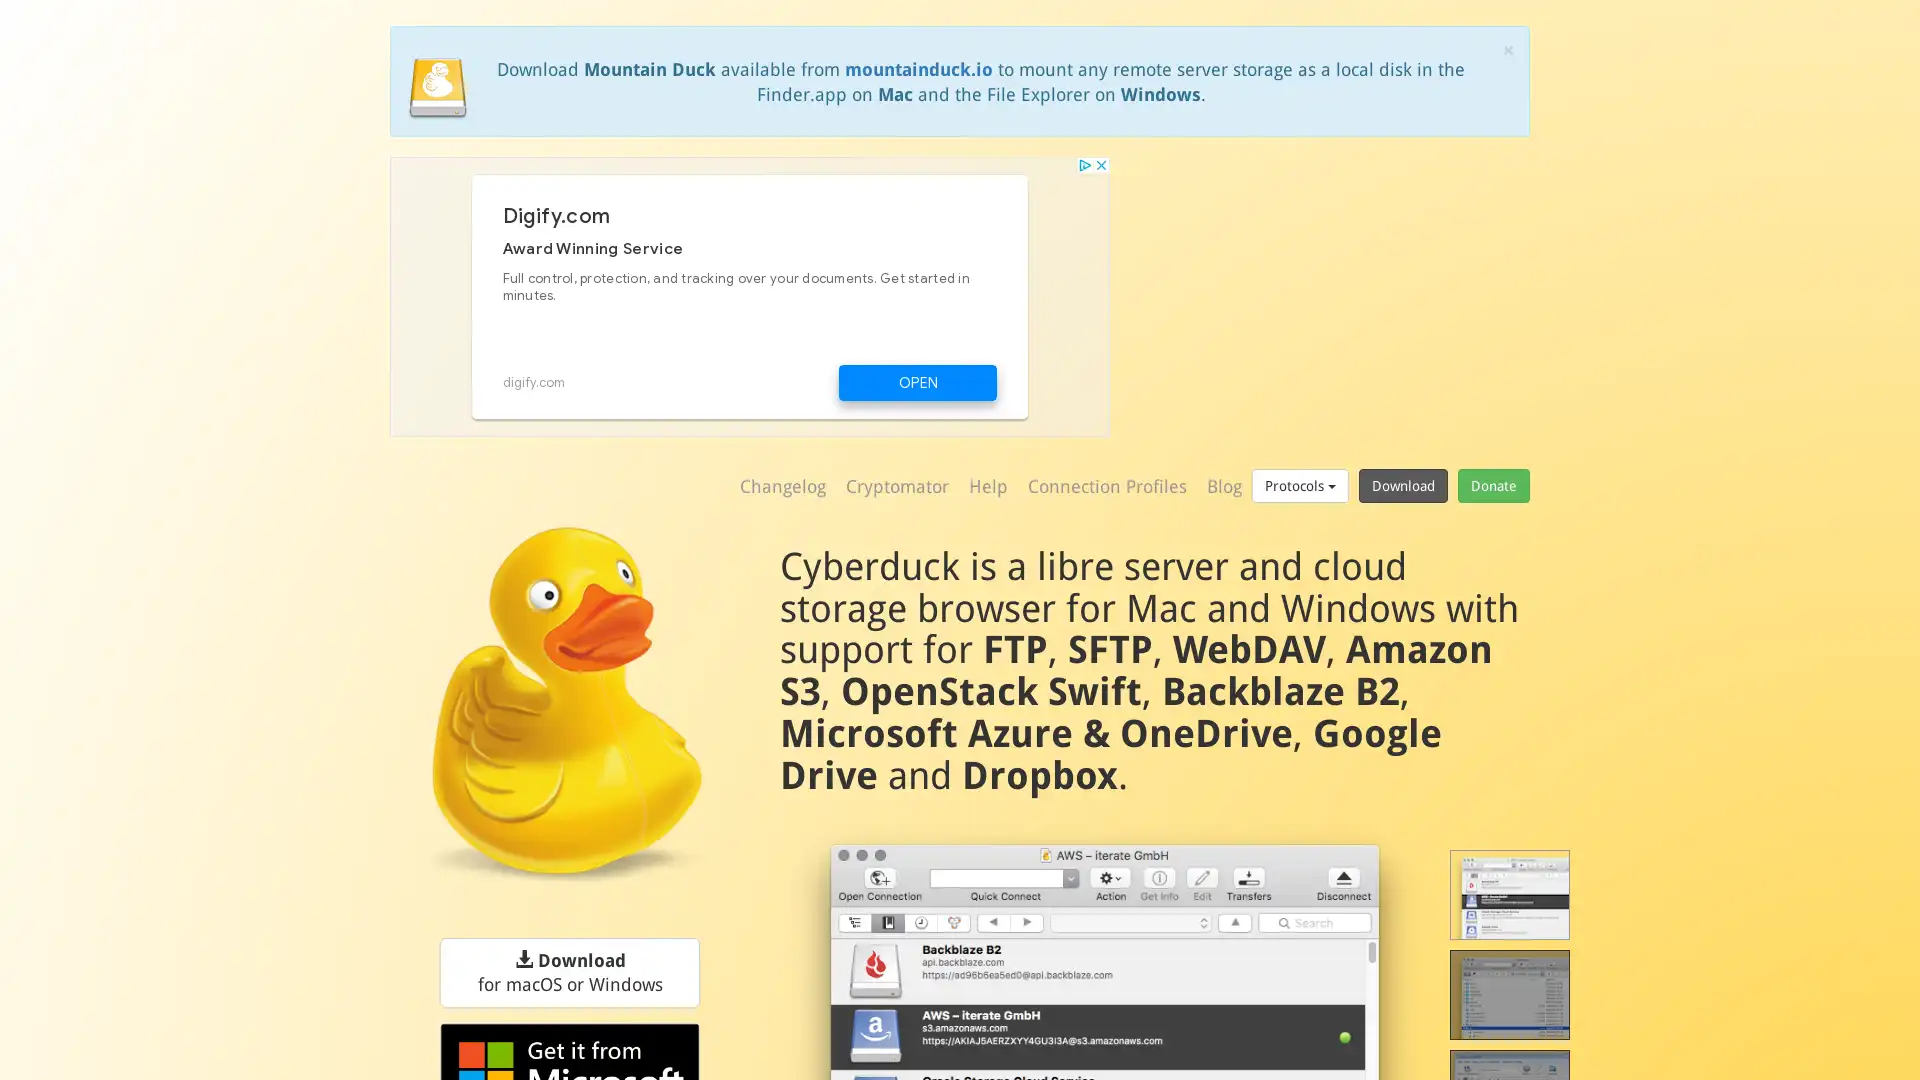 This screenshot has height=1080, width=1920. Describe the element at coordinates (1402, 485) in the screenshot. I see `Download` at that location.